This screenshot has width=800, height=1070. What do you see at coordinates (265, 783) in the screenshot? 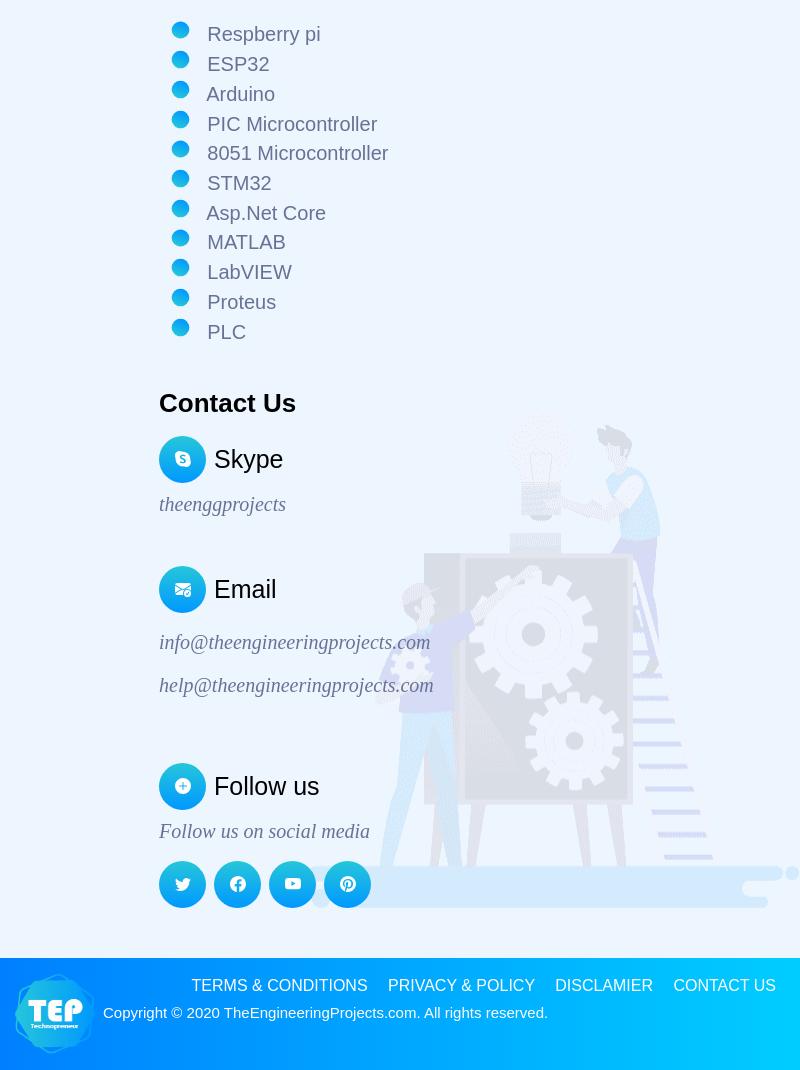
I see `'Follow us'` at bounding box center [265, 783].